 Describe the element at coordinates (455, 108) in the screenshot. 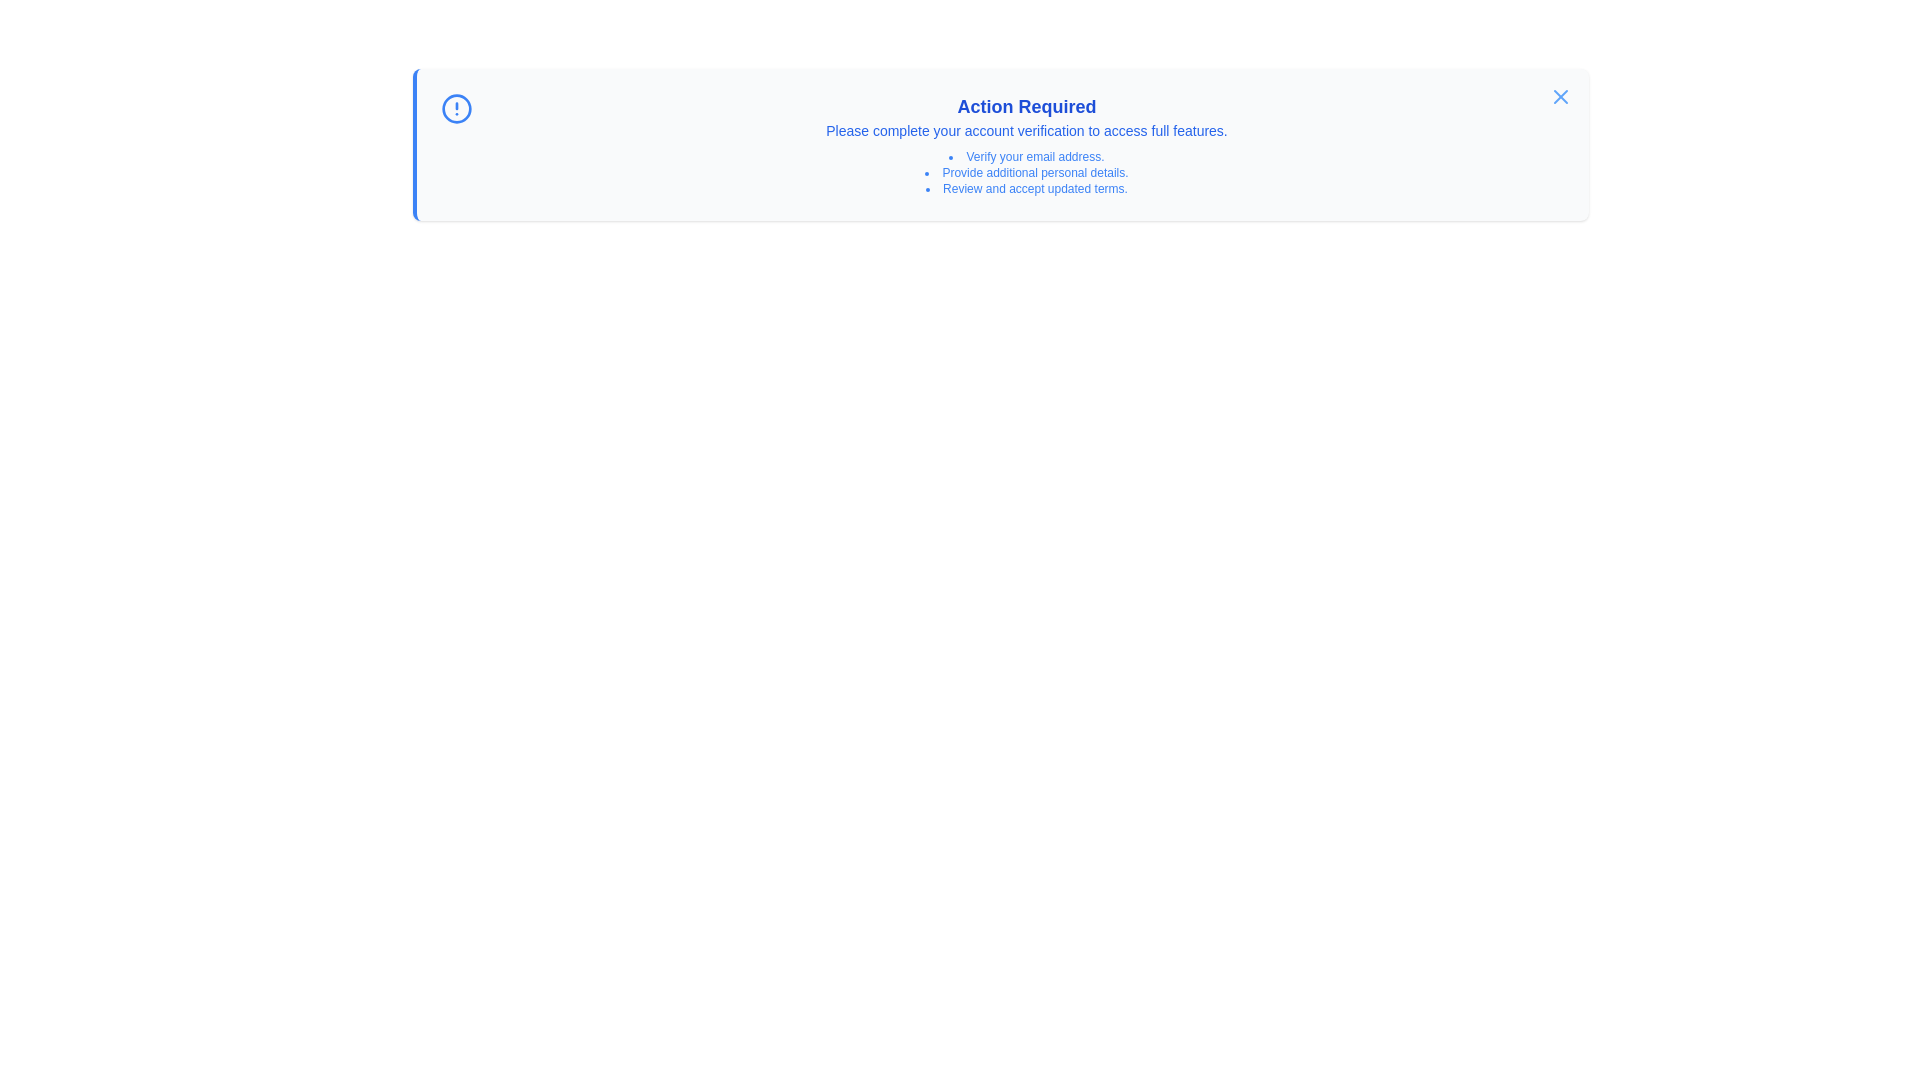

I see `the notification icon to interact with it` at that location.